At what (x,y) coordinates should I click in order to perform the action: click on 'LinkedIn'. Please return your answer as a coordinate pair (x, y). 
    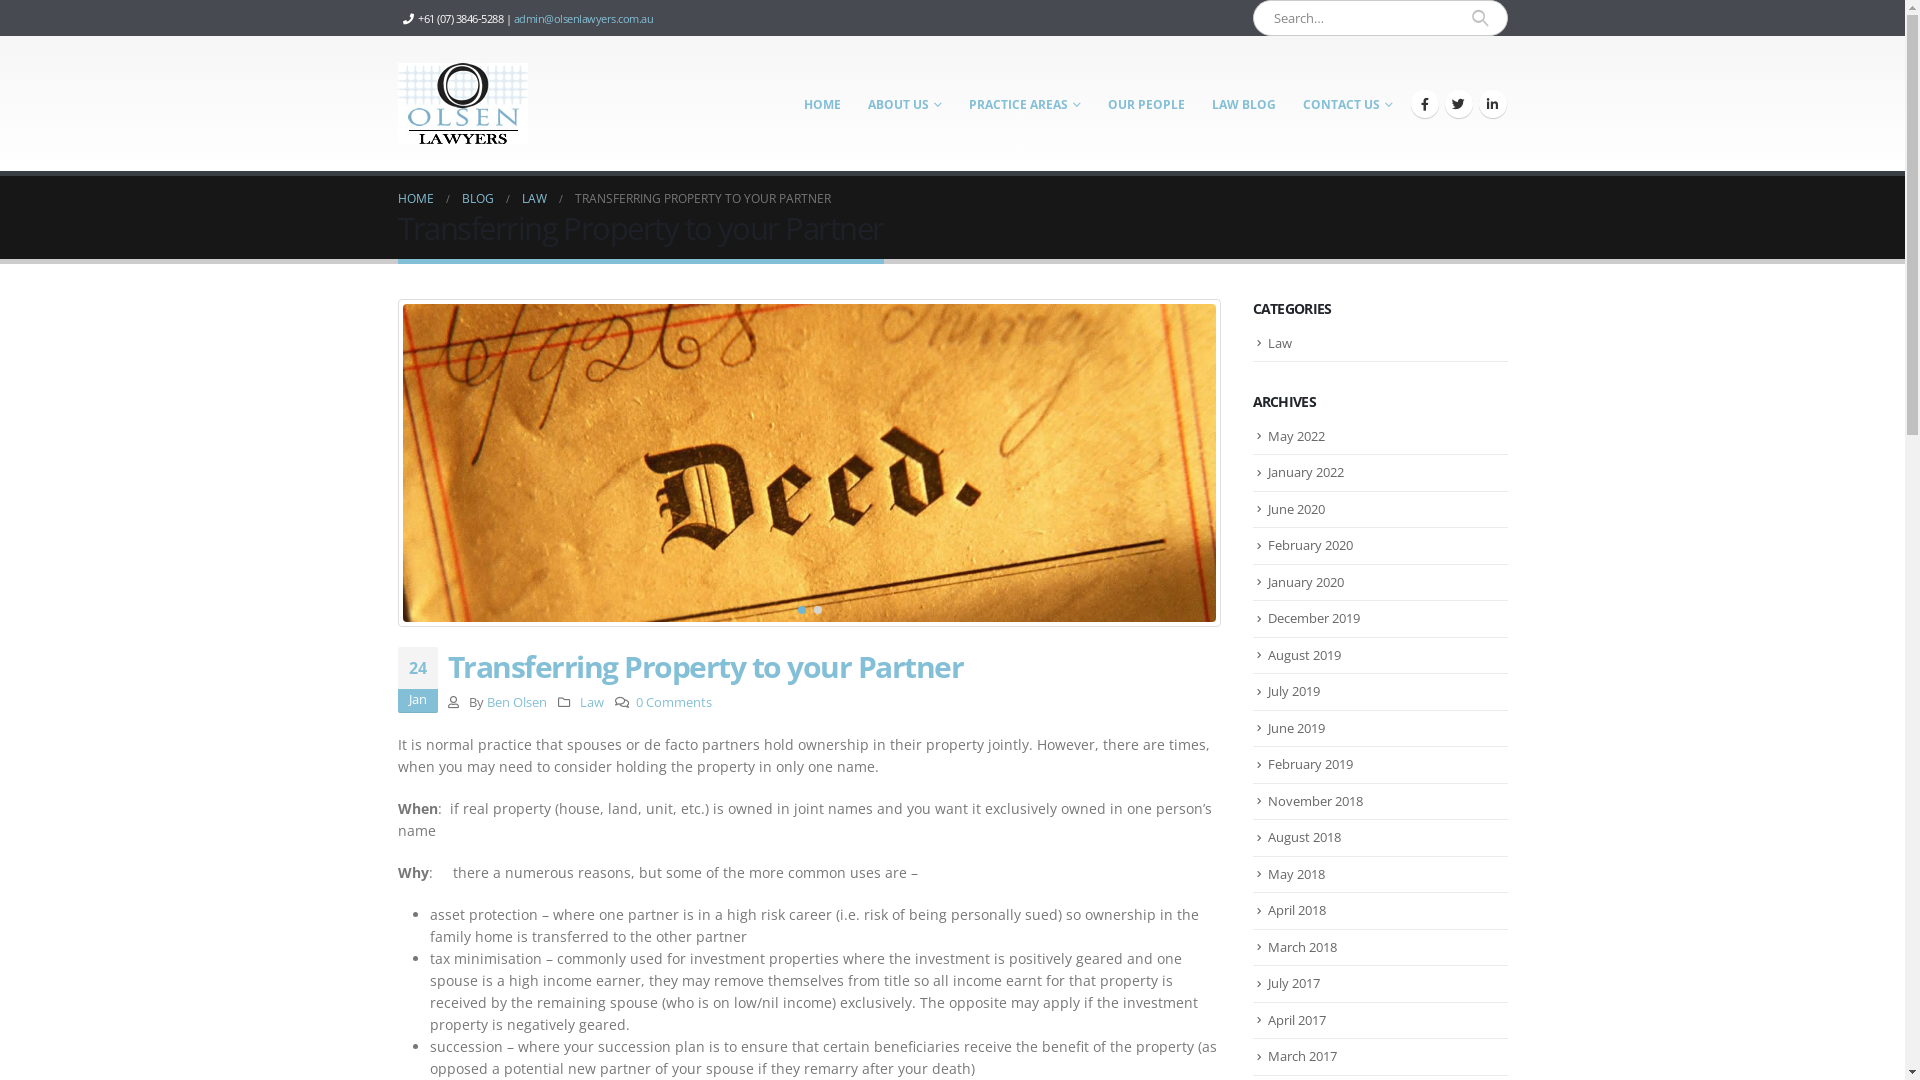
    Looking at the image, I should click on (1492, 104).